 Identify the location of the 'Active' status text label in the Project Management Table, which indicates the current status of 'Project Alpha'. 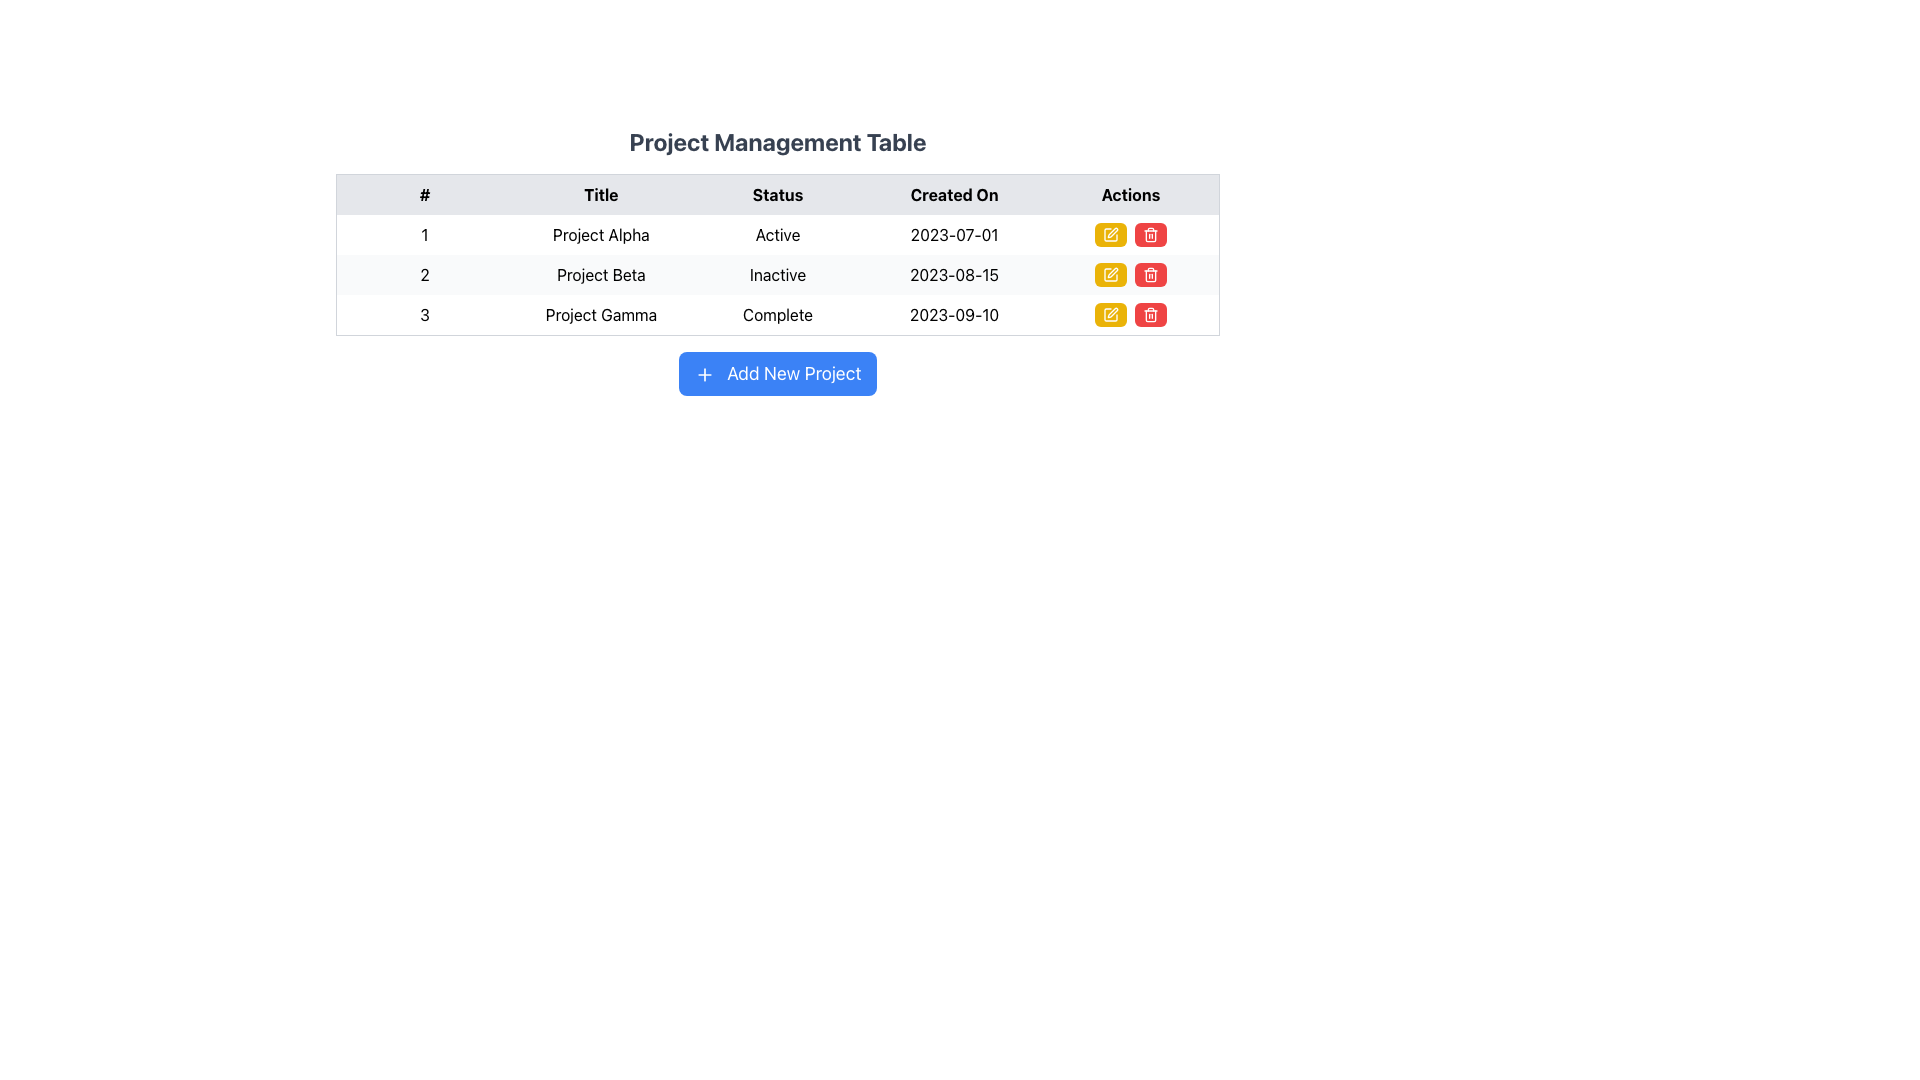
(776, 234).